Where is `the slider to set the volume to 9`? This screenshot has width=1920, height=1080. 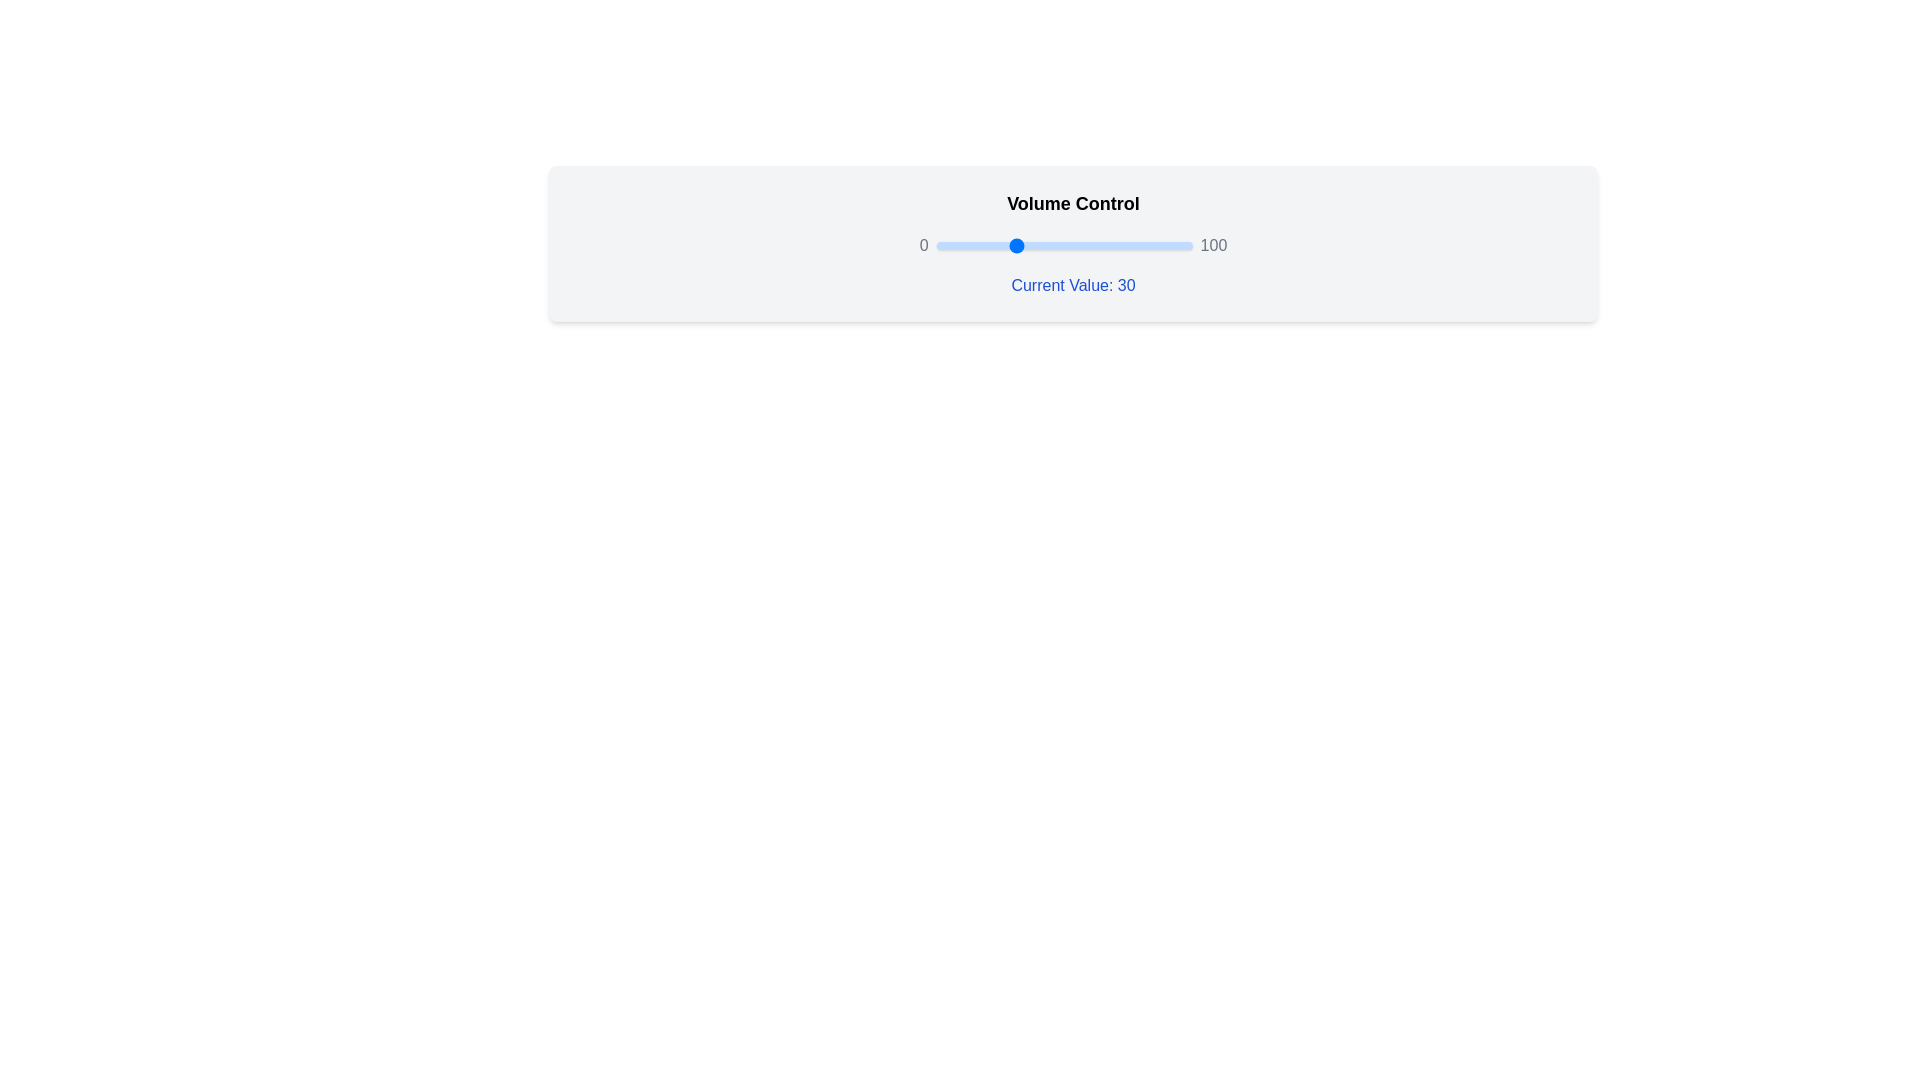 the slider to set the volume to 9 is located at coordinates (958, 245).